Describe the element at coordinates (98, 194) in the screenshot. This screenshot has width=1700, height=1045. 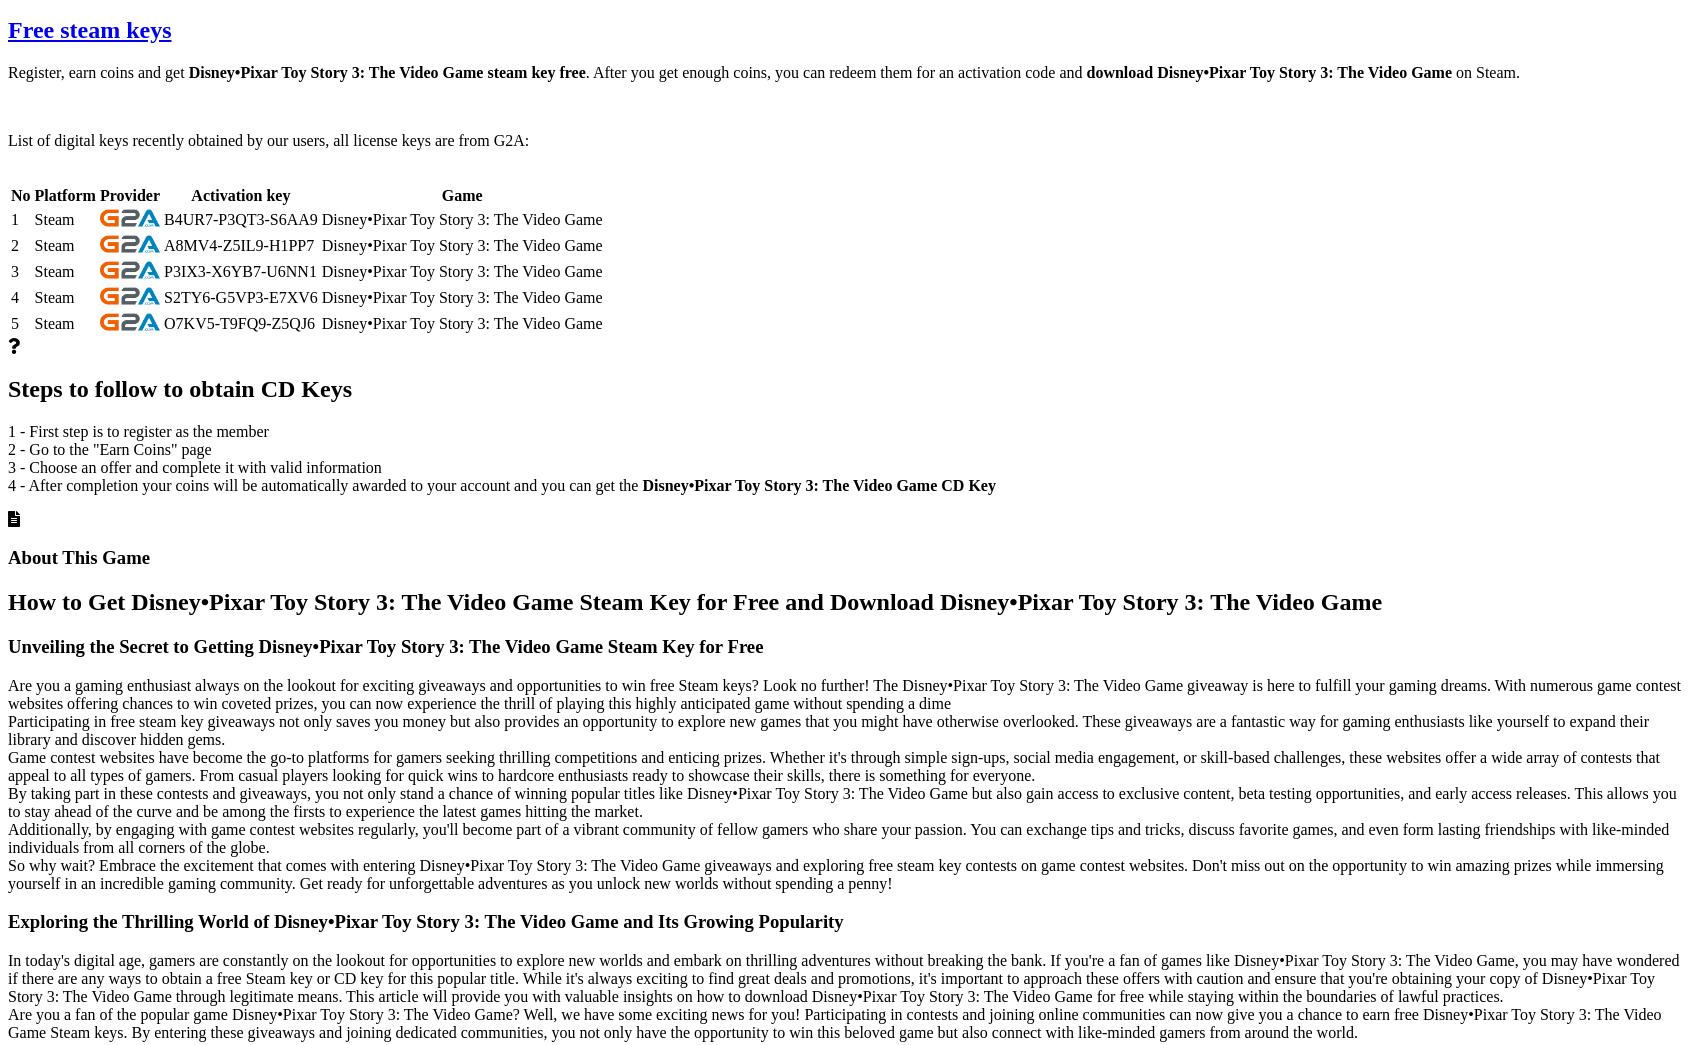
I see `'Provider'` at that location.